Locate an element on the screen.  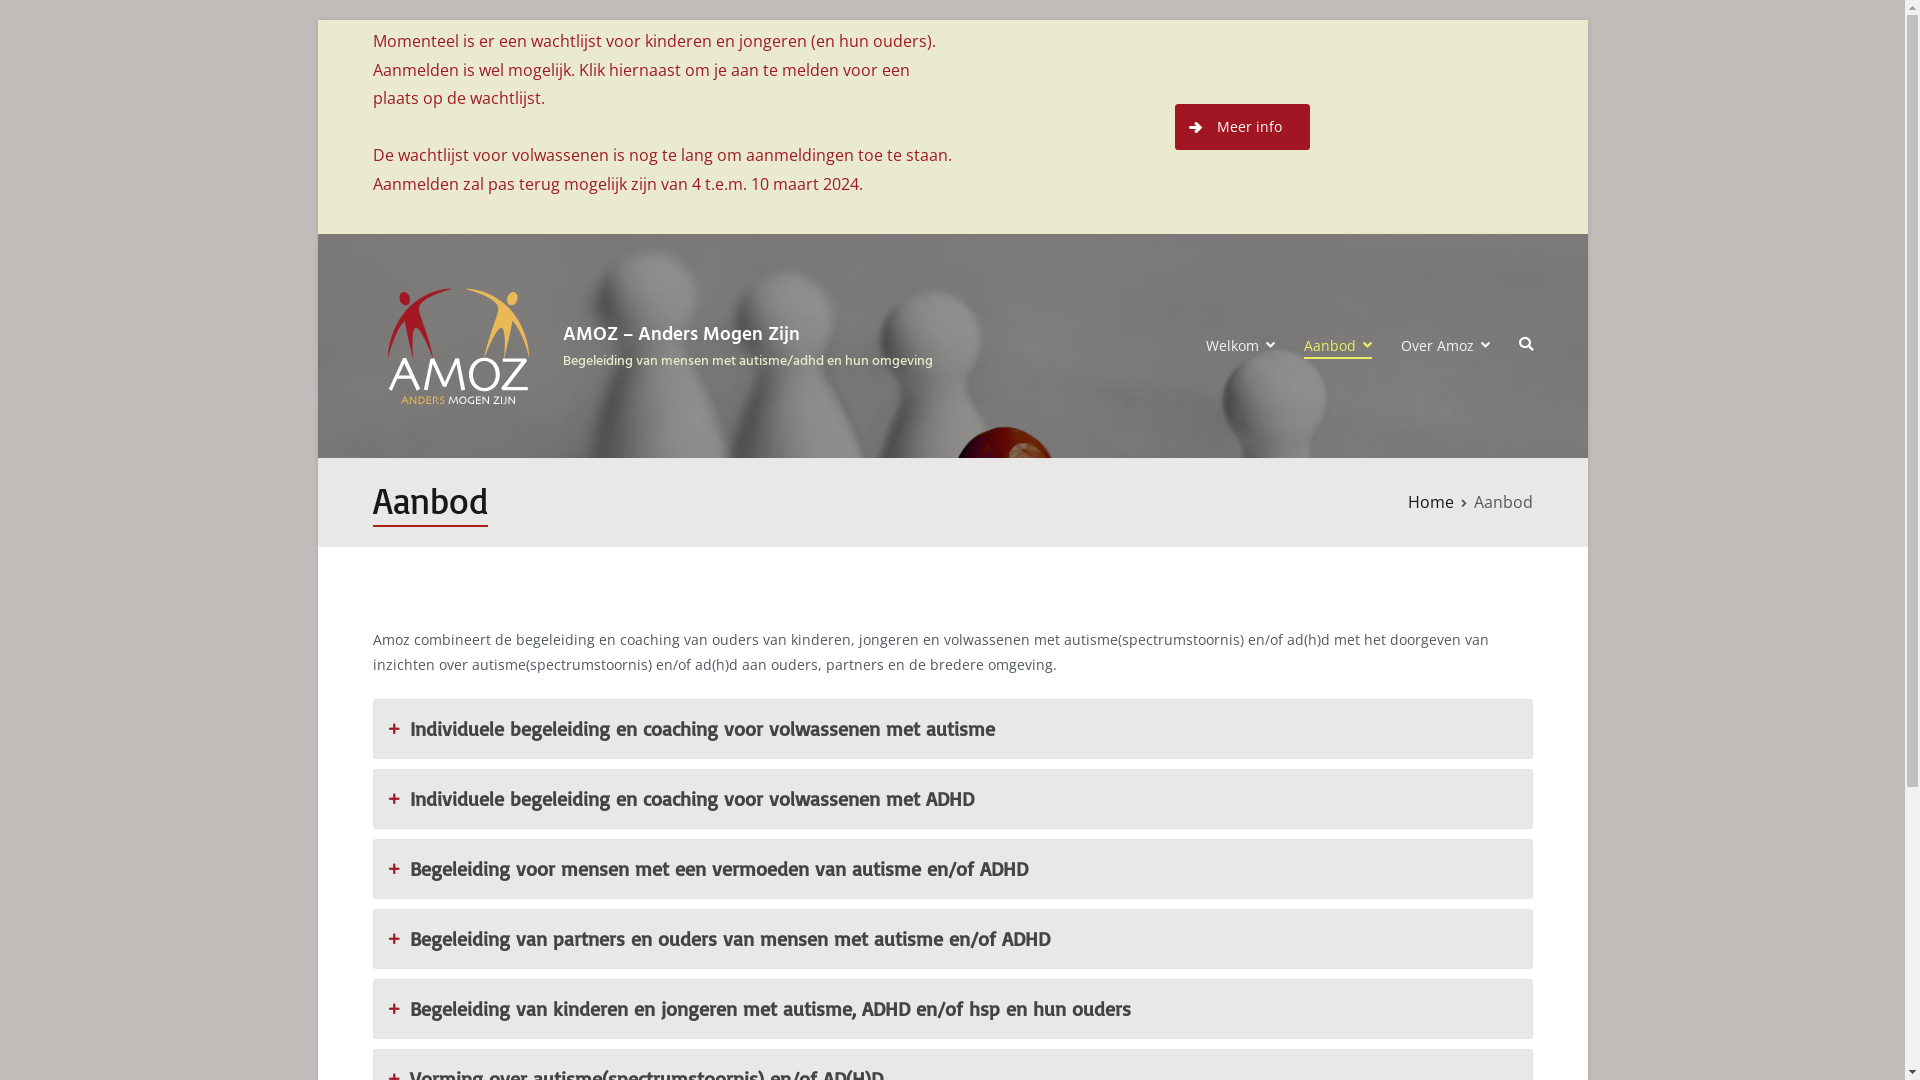
'Welkom' is located at coordinates (1239, 345).